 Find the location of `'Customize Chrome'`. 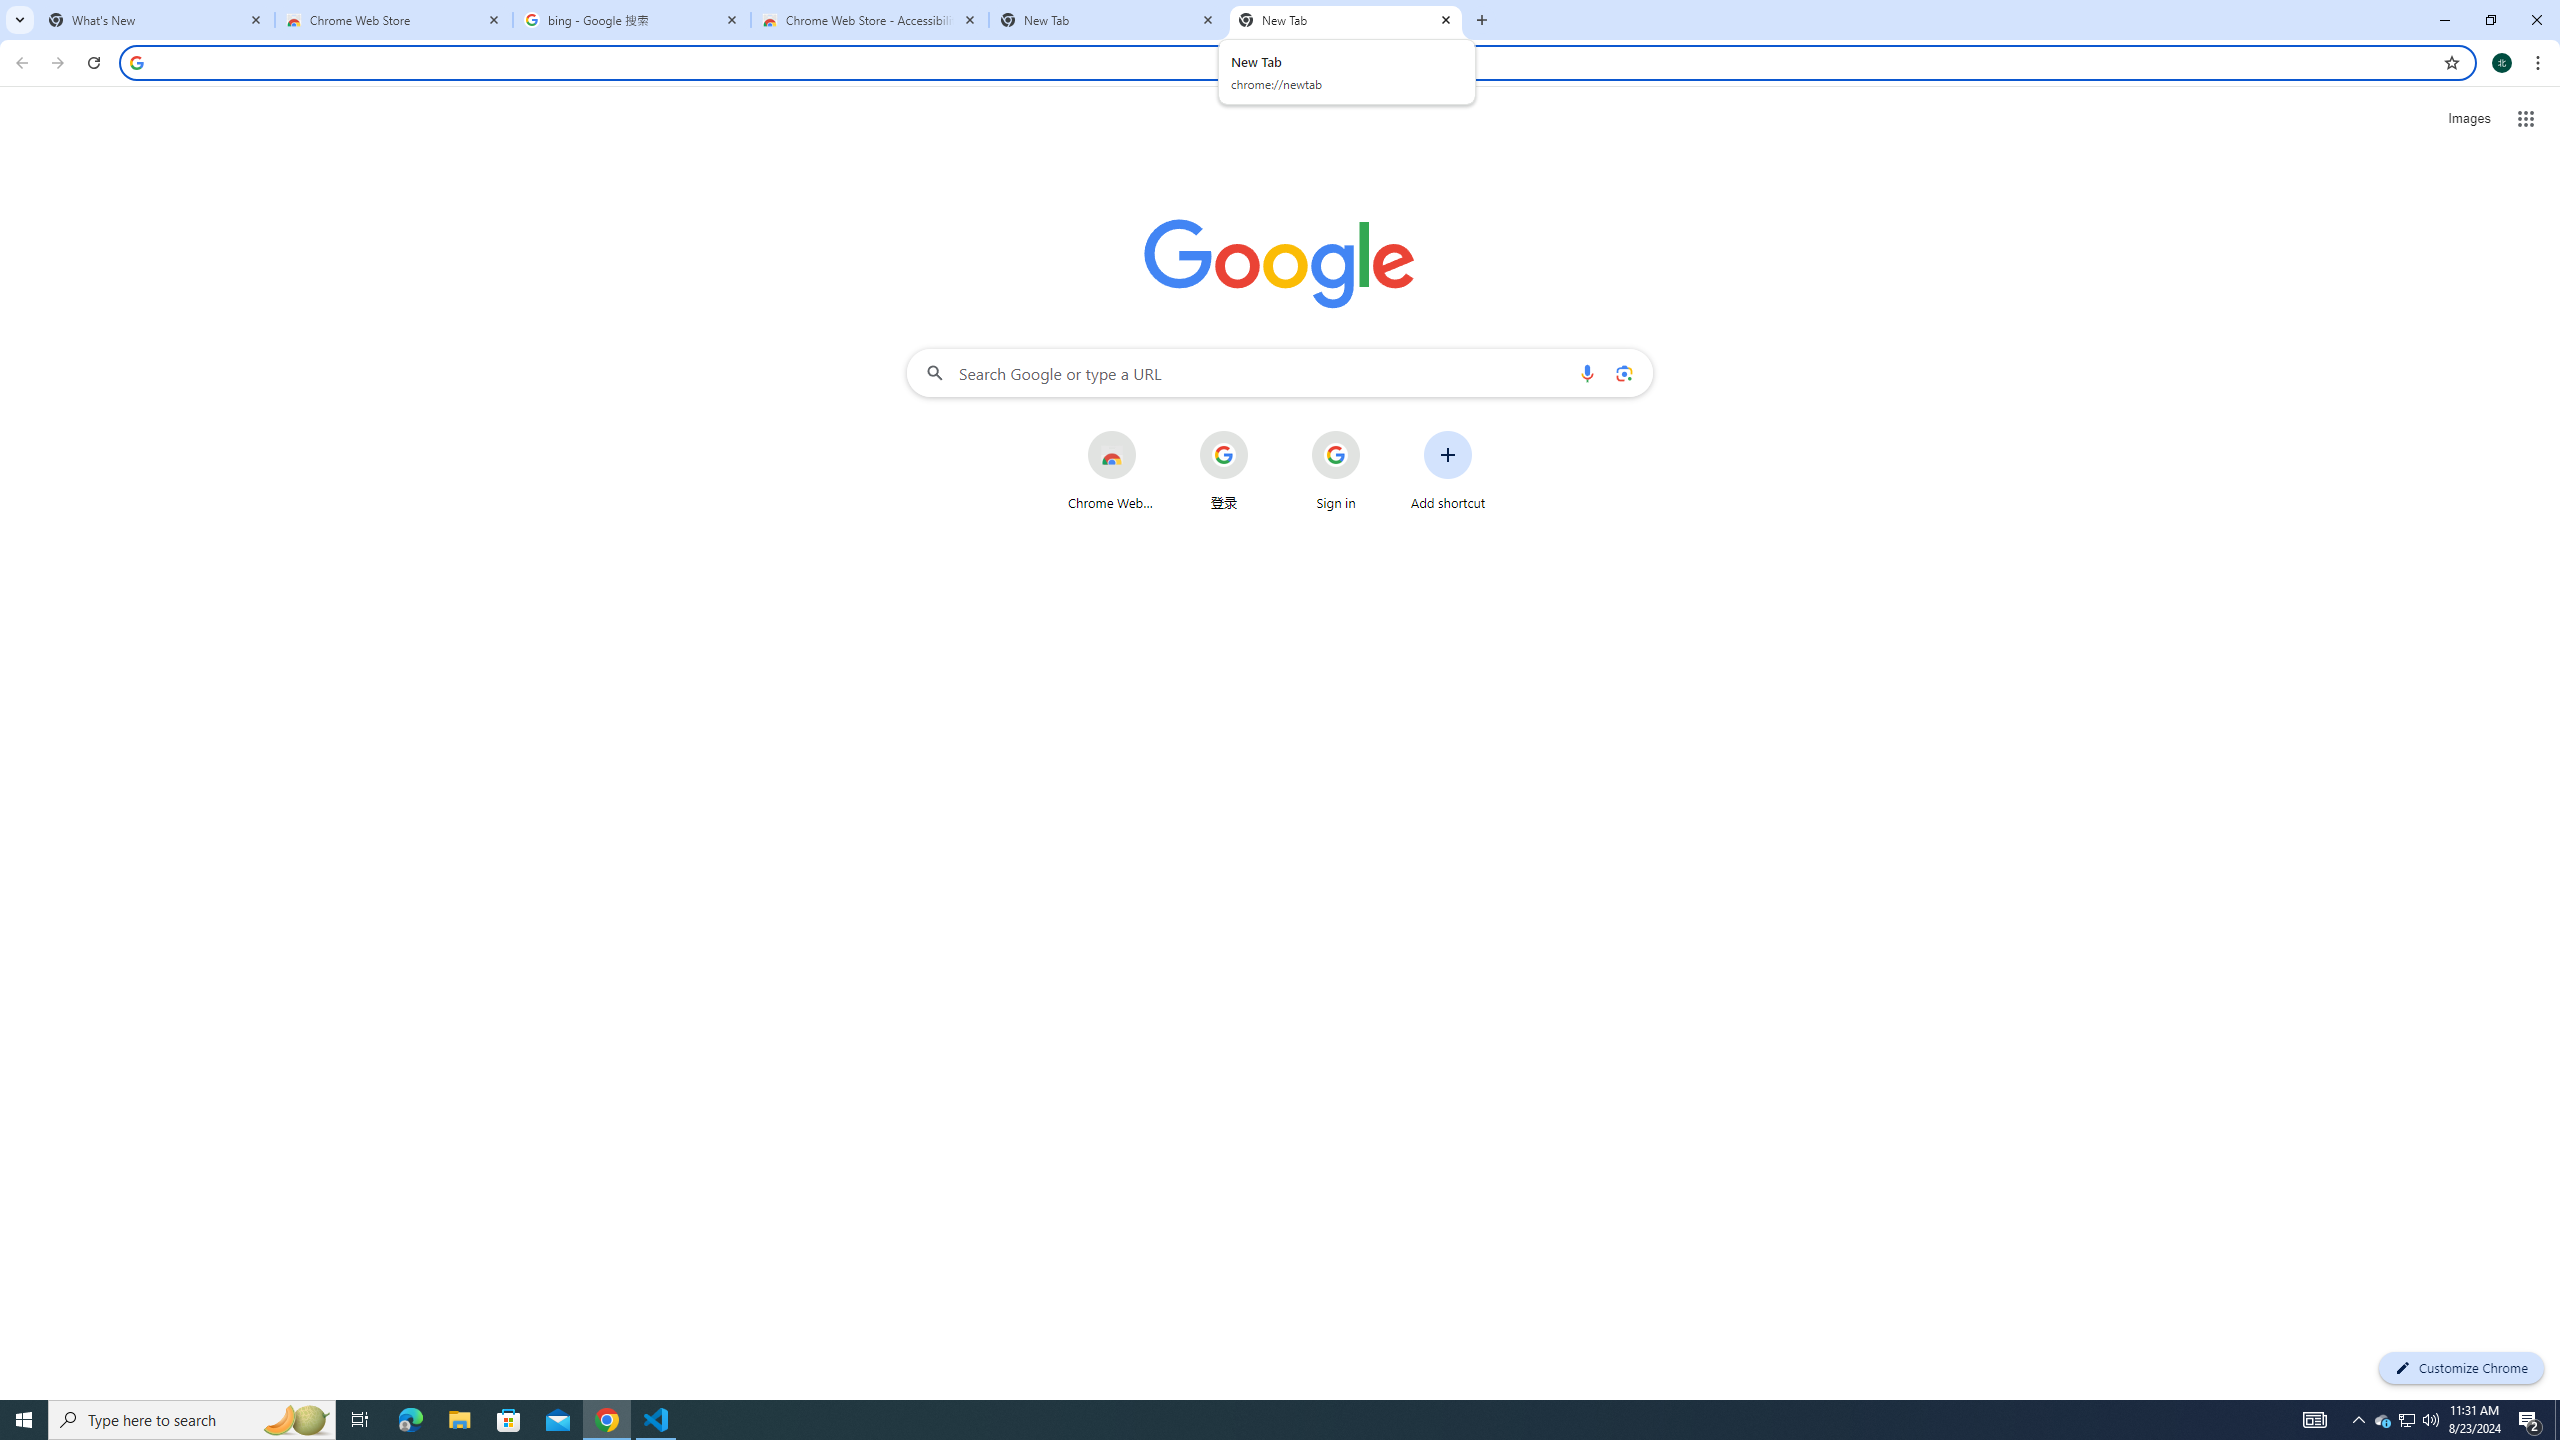

'Customize Chrome' is located at coordinates (2461, 1367).